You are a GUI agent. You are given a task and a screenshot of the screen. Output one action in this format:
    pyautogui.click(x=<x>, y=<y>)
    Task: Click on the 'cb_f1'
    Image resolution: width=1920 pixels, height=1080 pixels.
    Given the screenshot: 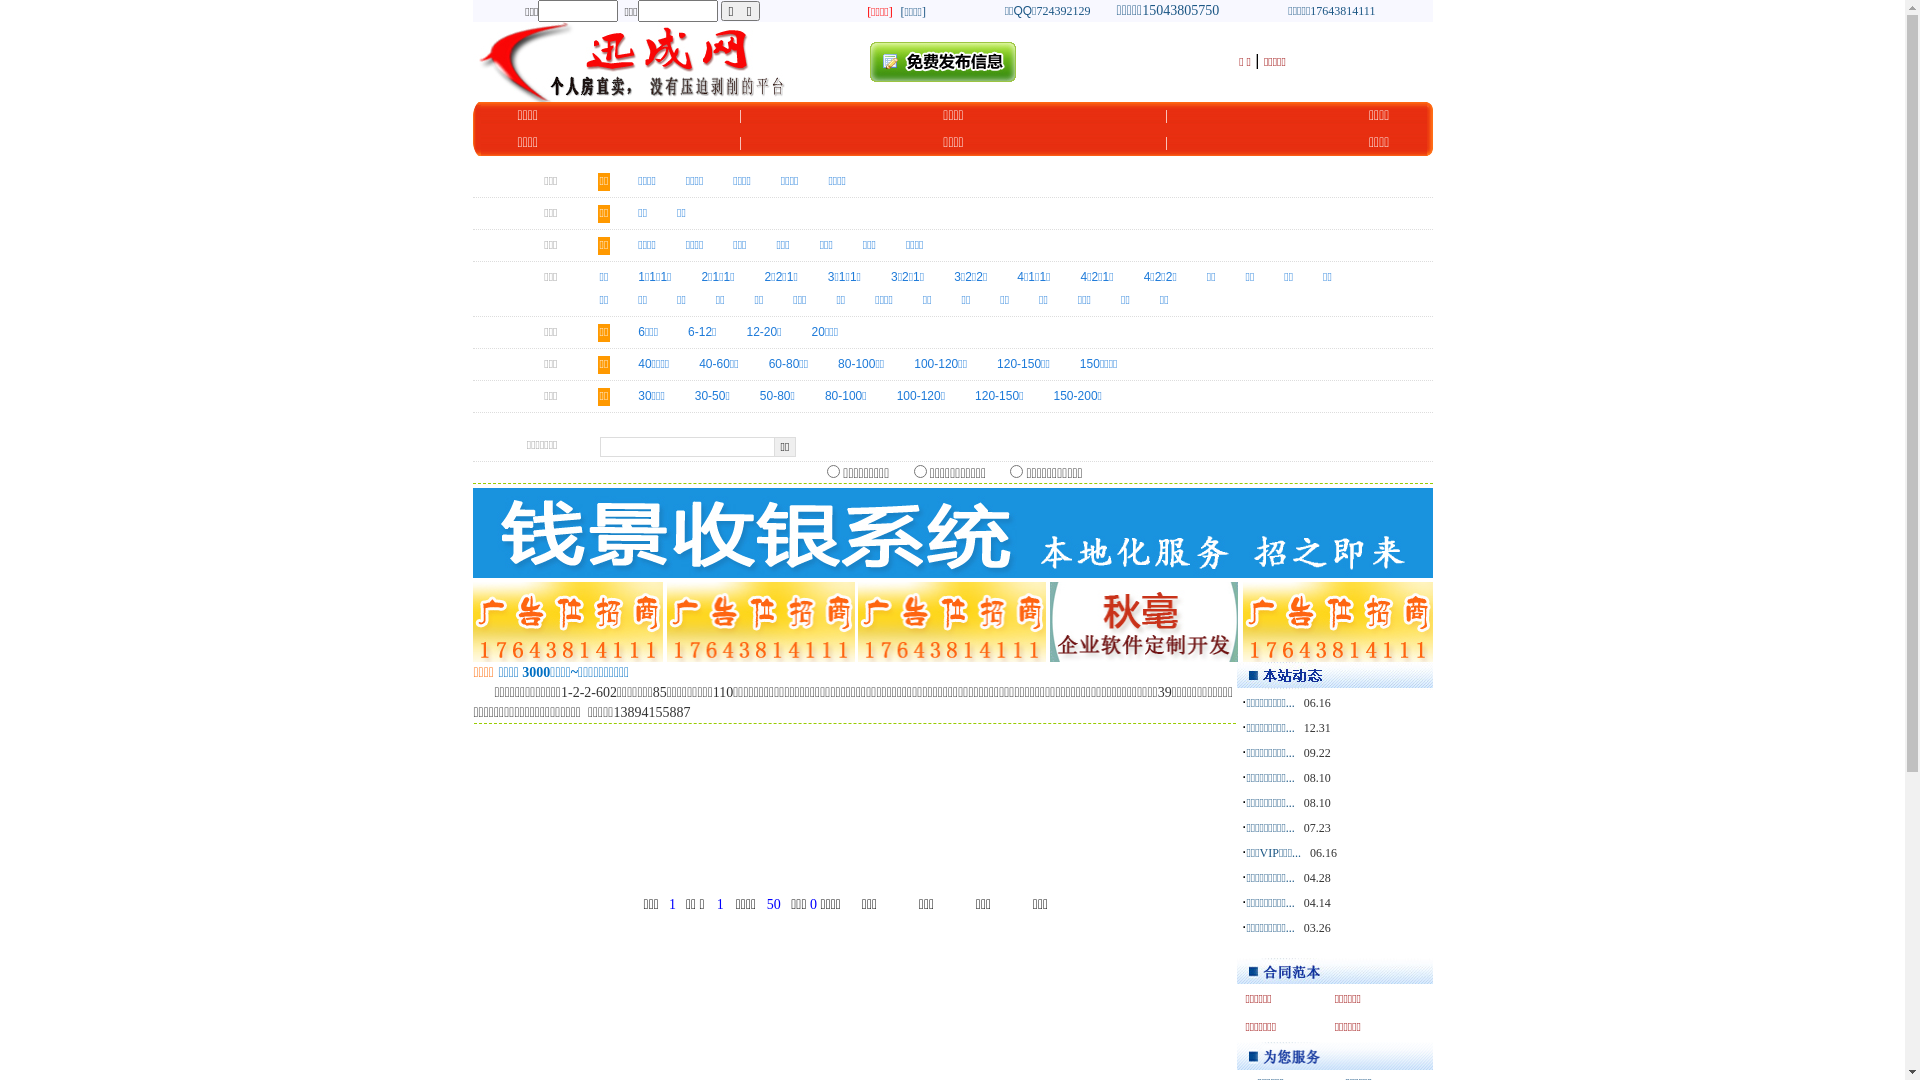 What is the action you would take?
    pyautogui.click(x=919, y=471)
    